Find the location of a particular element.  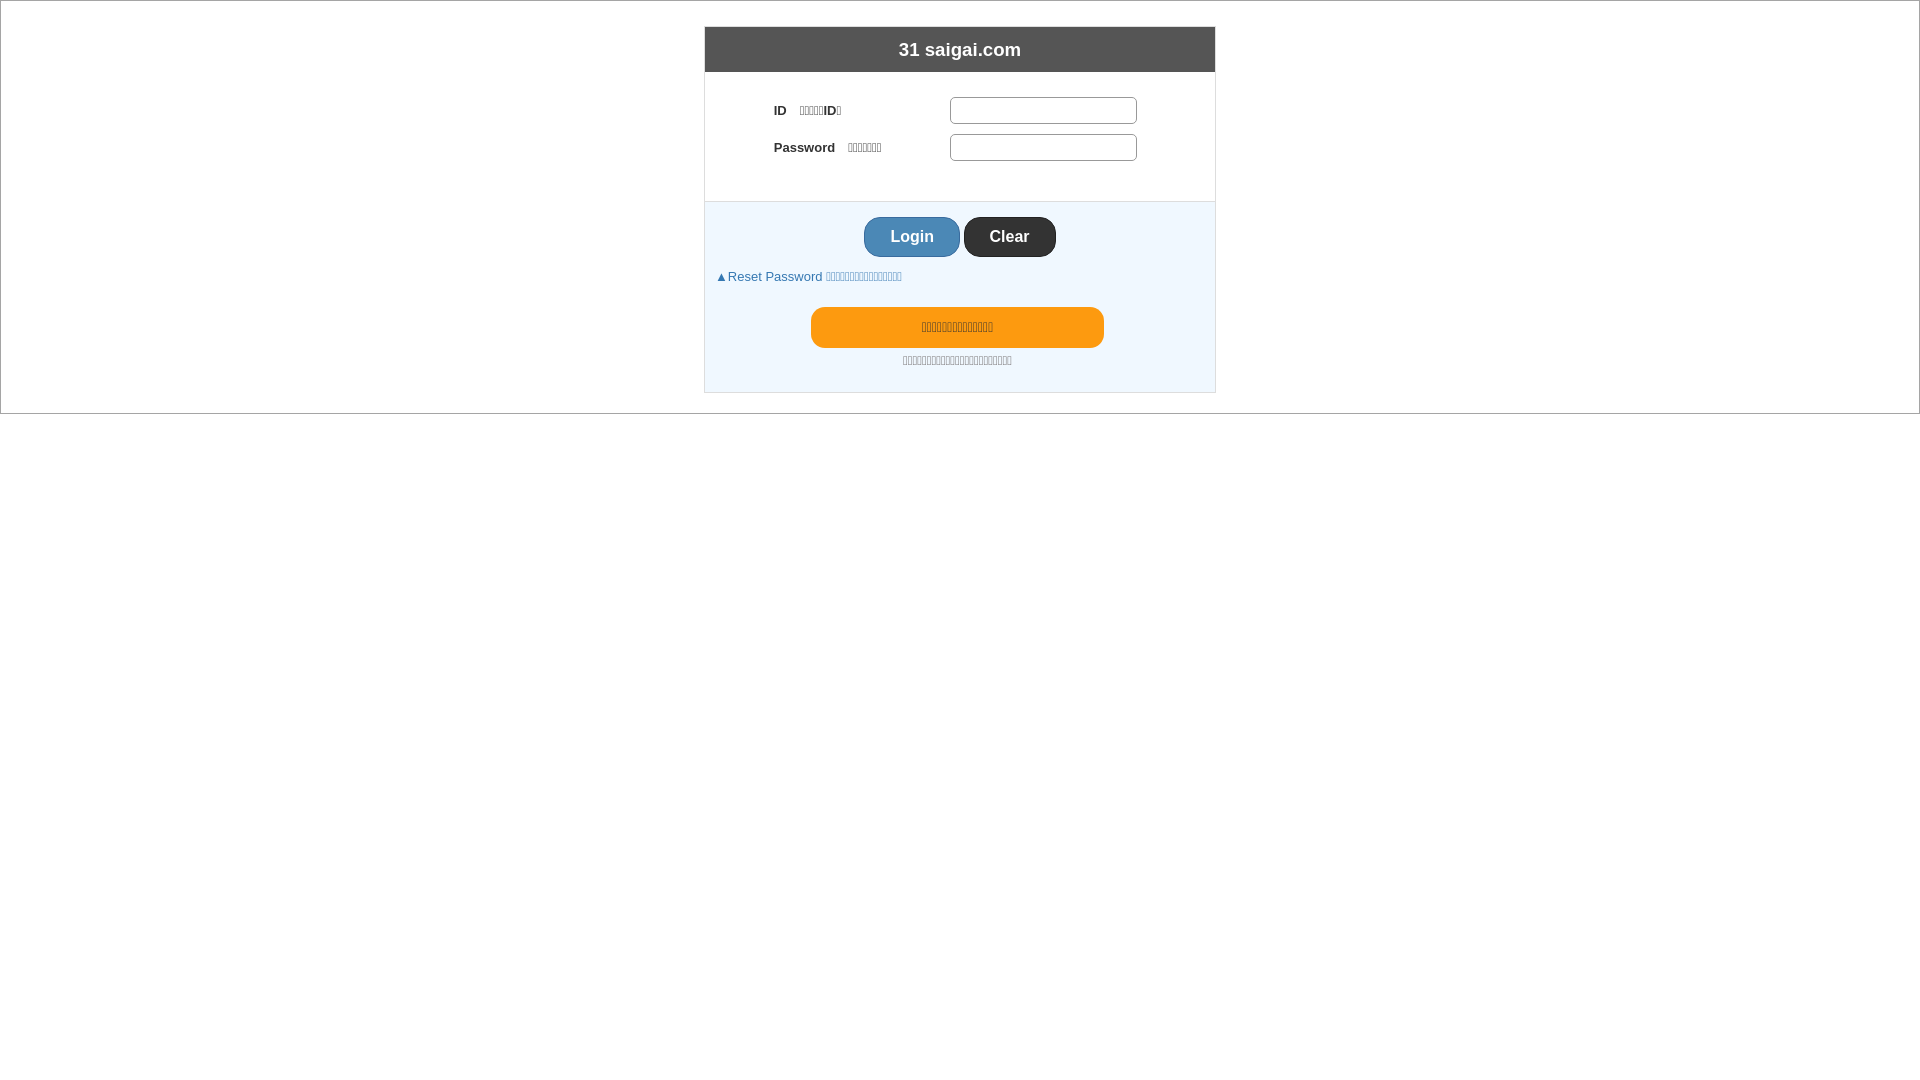

'Clear' is located at coordinates (1009, 235).